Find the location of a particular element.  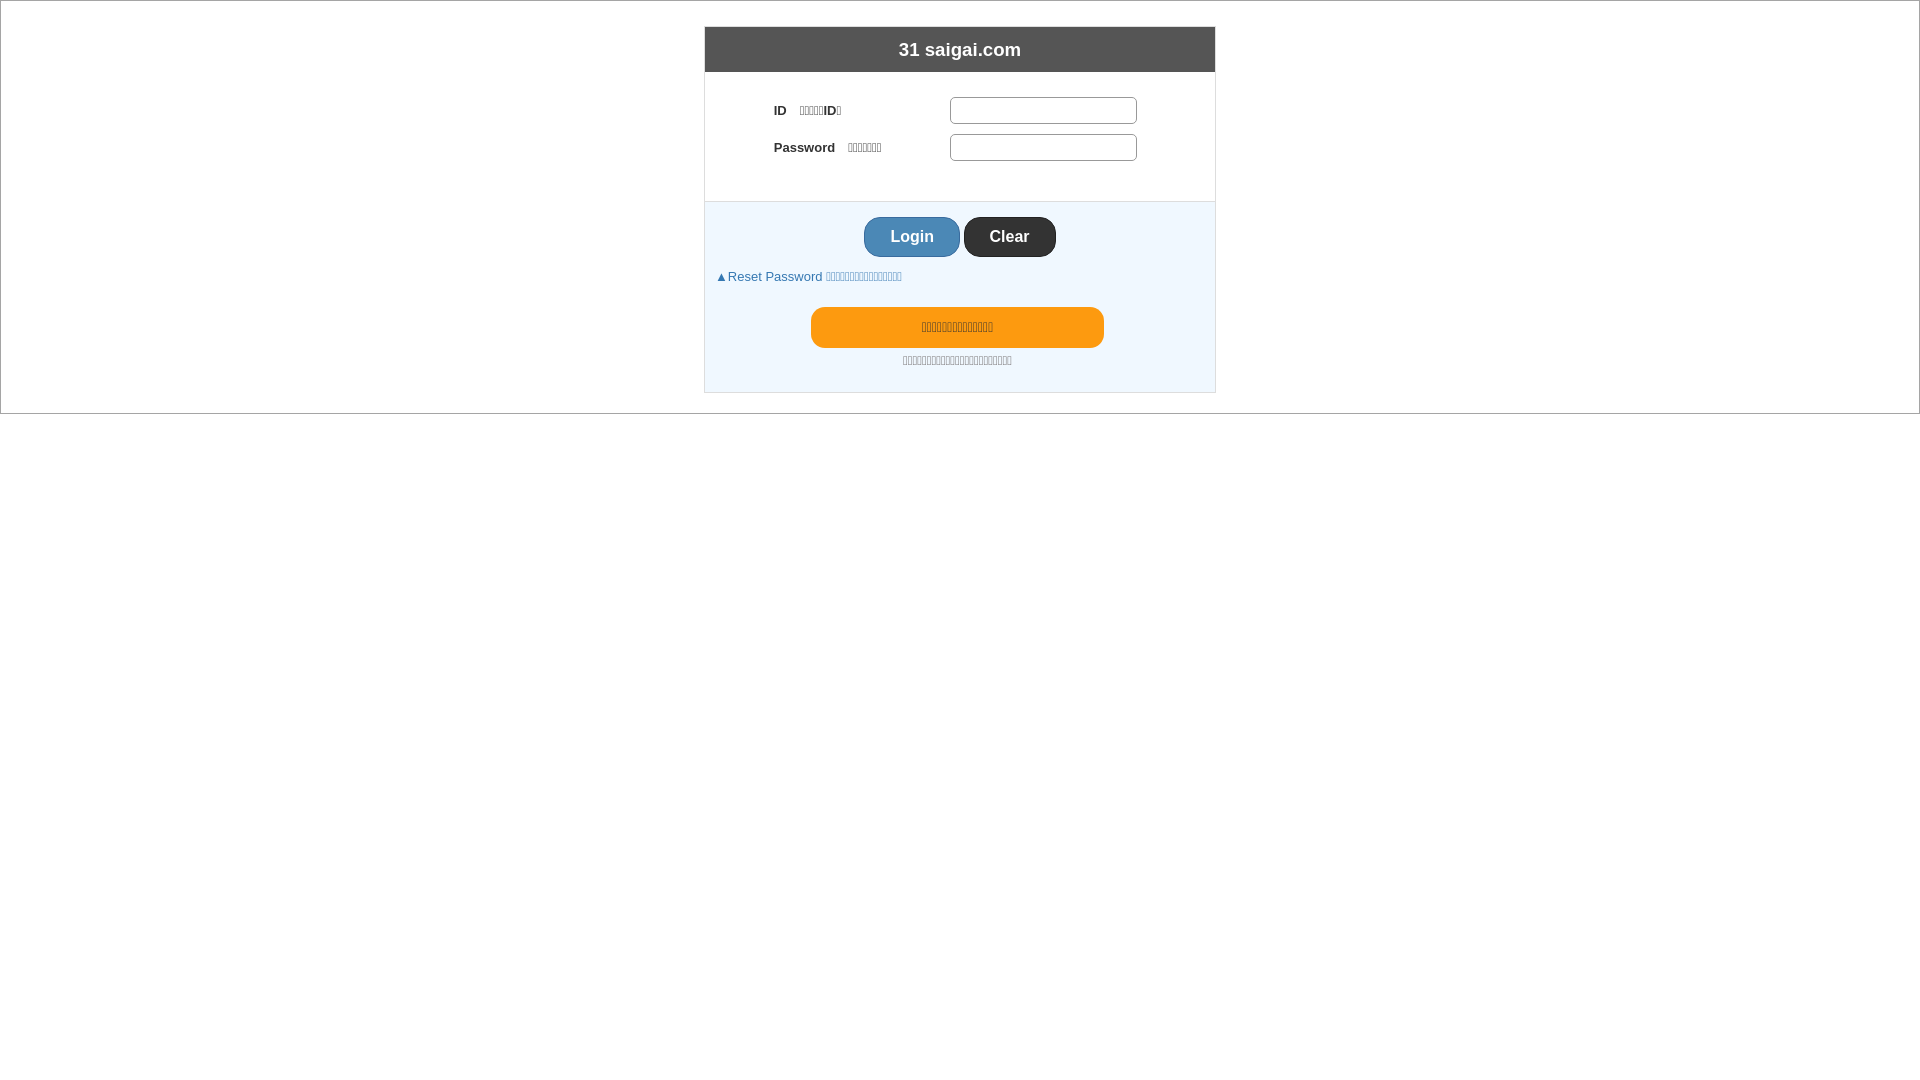

'Clear' is located at coordinates (1009, 235).